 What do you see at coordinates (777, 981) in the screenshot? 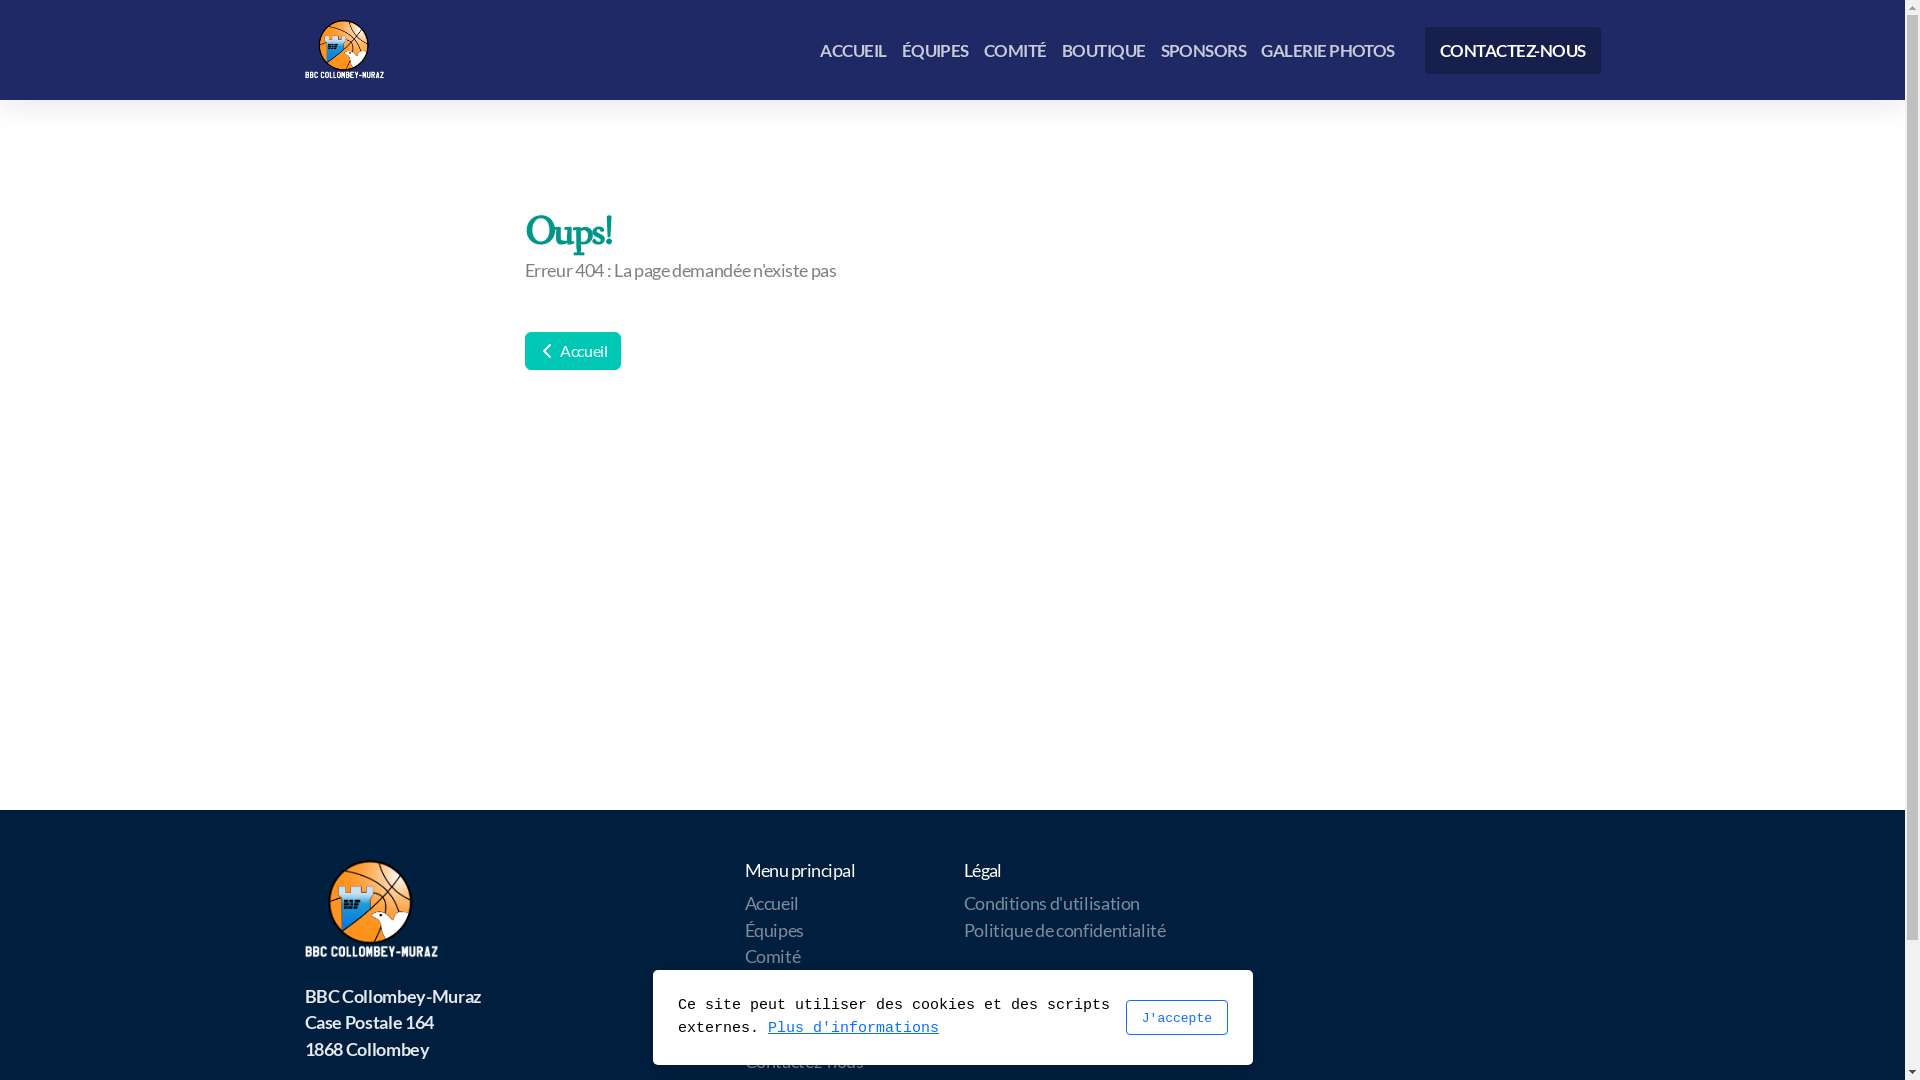
I see `'Boutique'` at bounding box center [777, 981].